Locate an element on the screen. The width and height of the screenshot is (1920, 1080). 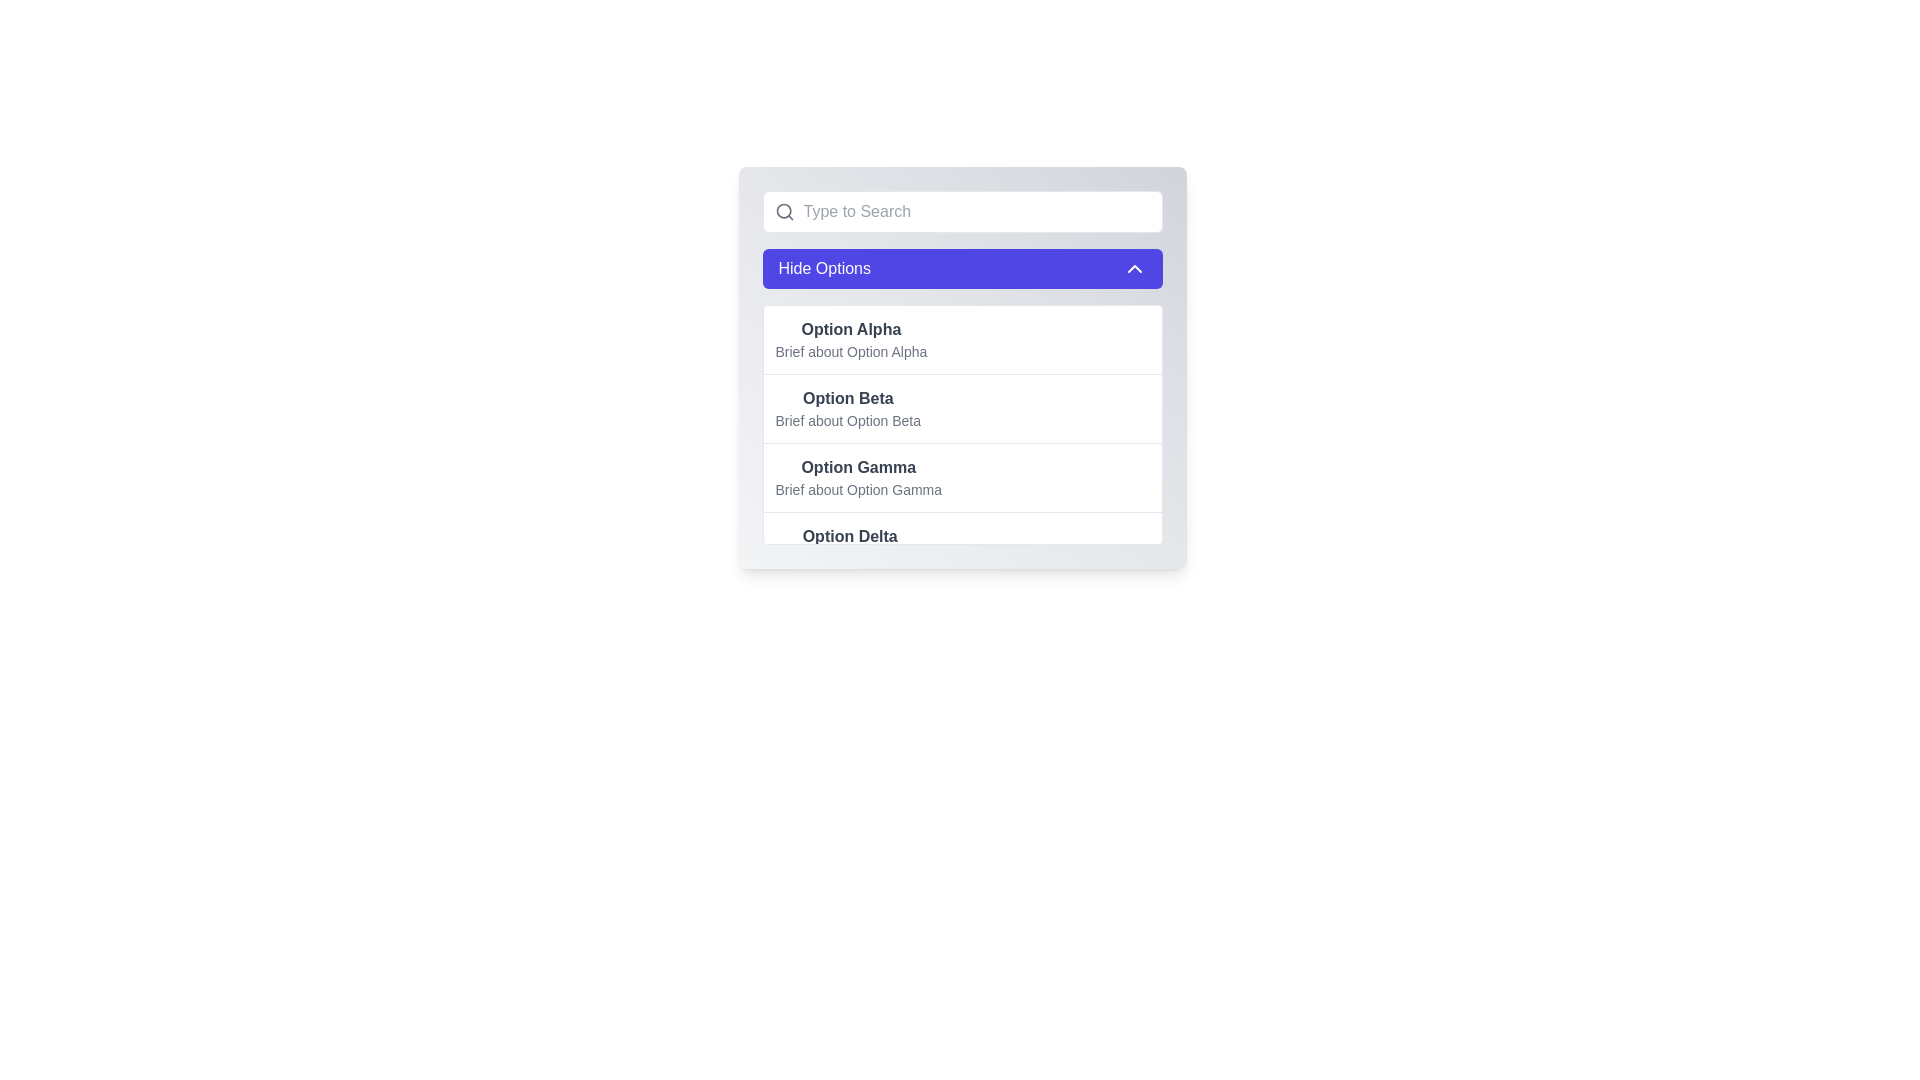
the first selectable list item titled 'Option Alpha' which displays a bold title and a brief description, located below the 'Hide Options' section header is located at coordinates (851, 338).